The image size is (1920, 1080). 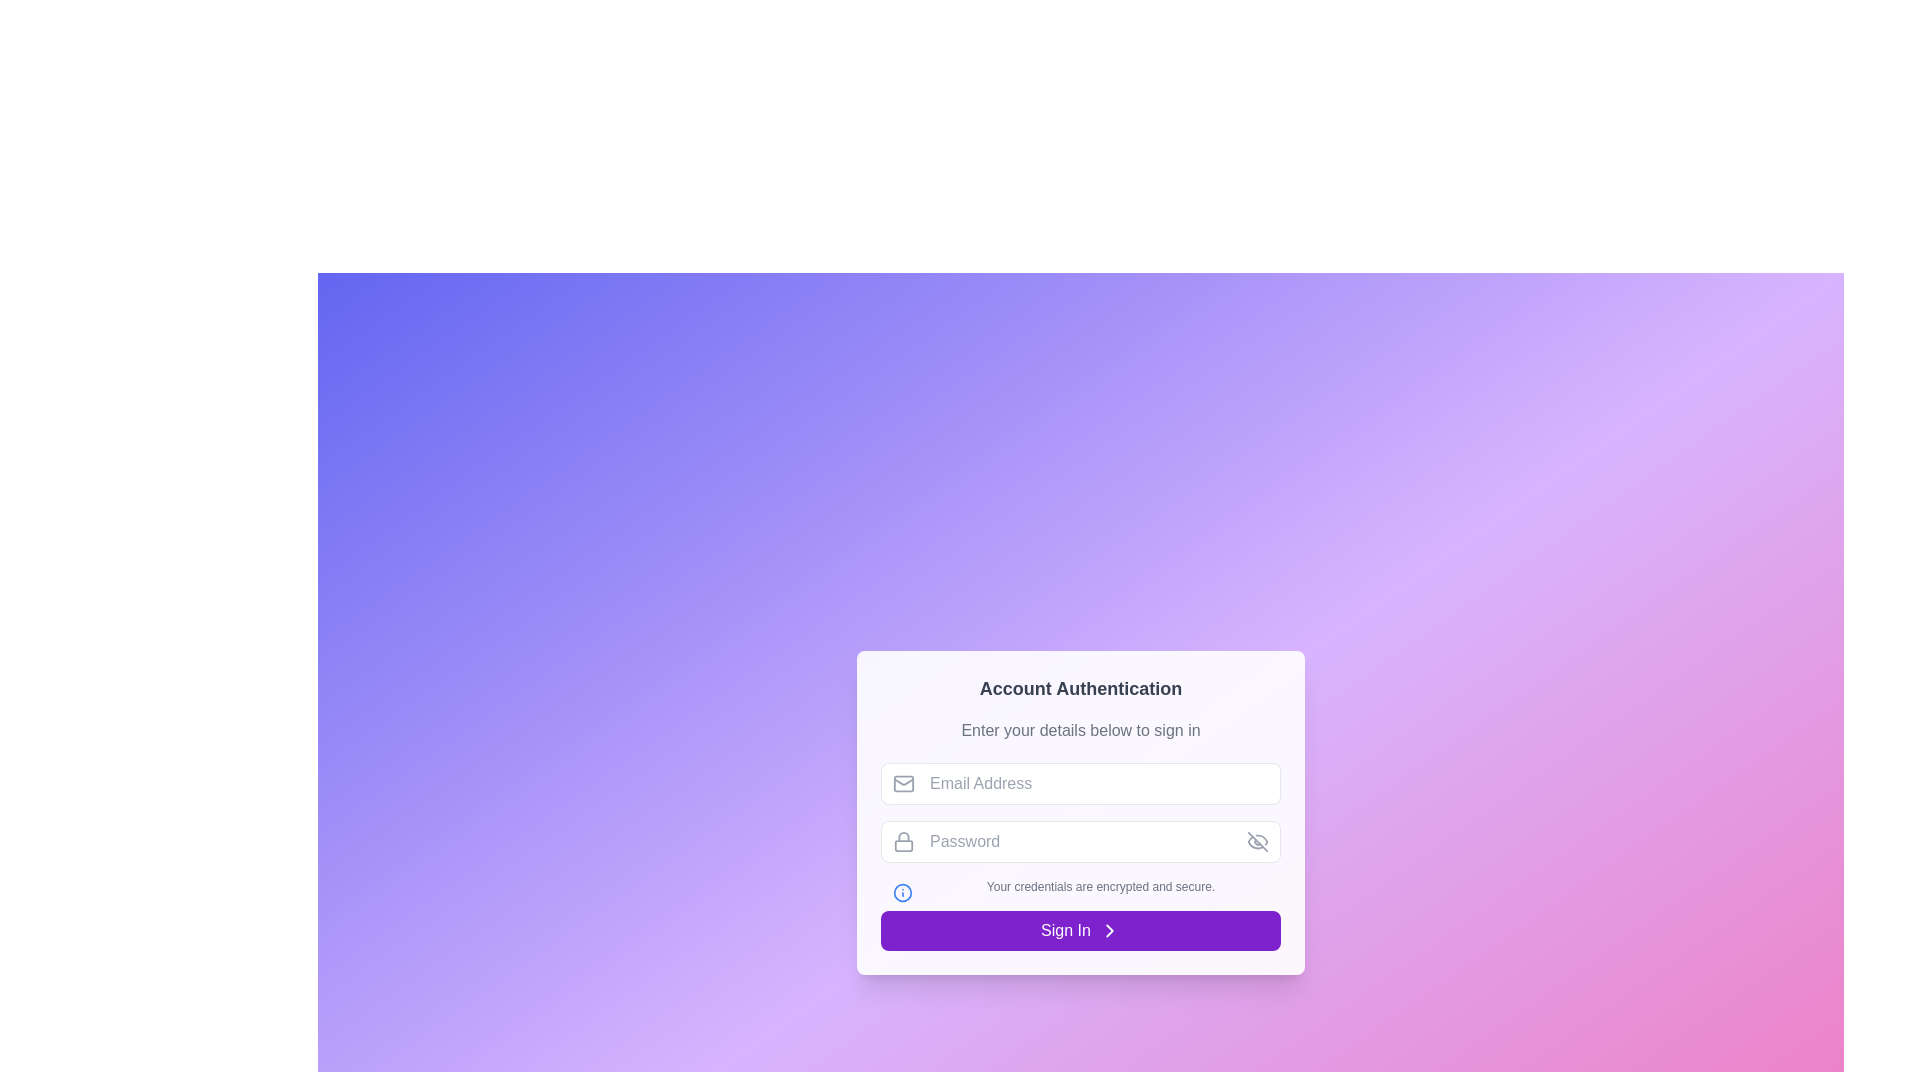 I want to click on the Decorative icon shaped like an envelope, which is outlined in gray and positioned inside the email input field at the left edge, so click(x=902, y=782).